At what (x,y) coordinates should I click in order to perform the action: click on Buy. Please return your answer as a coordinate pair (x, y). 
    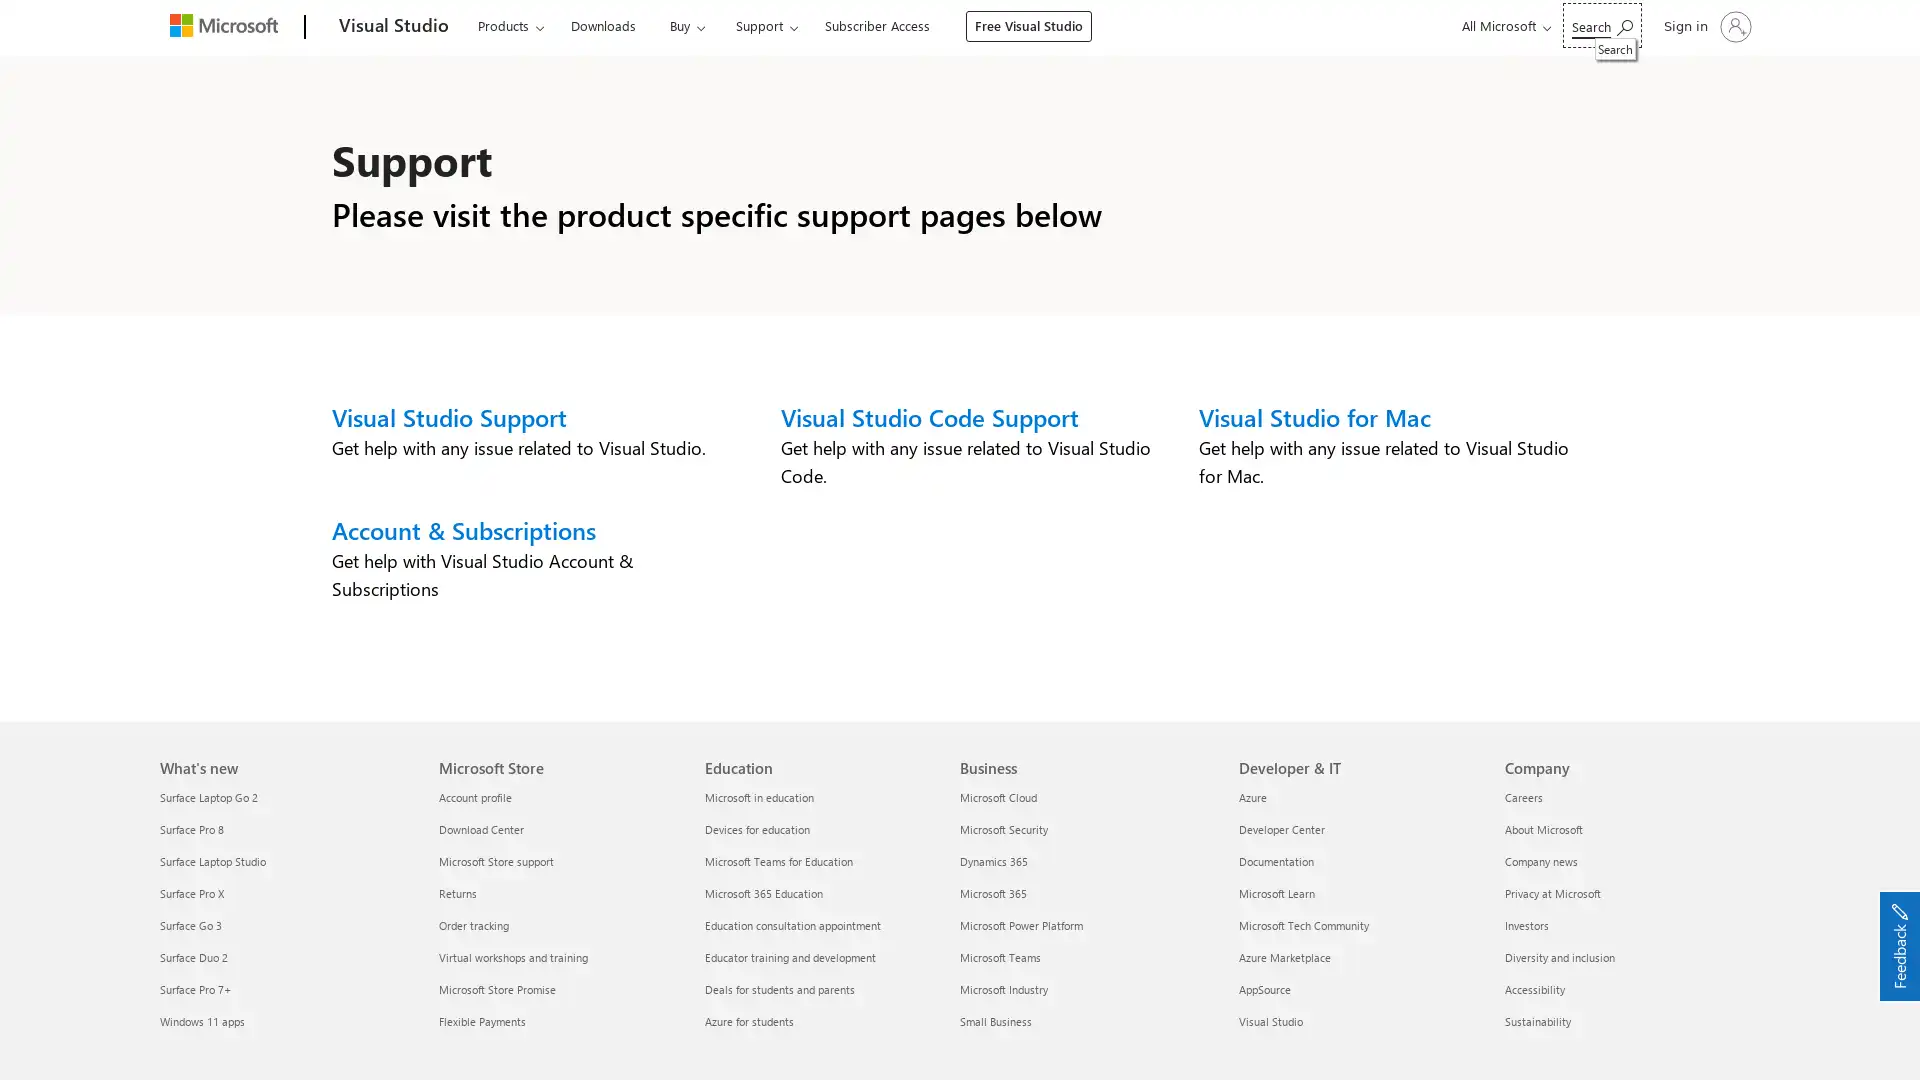
    Looking at the image, I should click on (686, 26).